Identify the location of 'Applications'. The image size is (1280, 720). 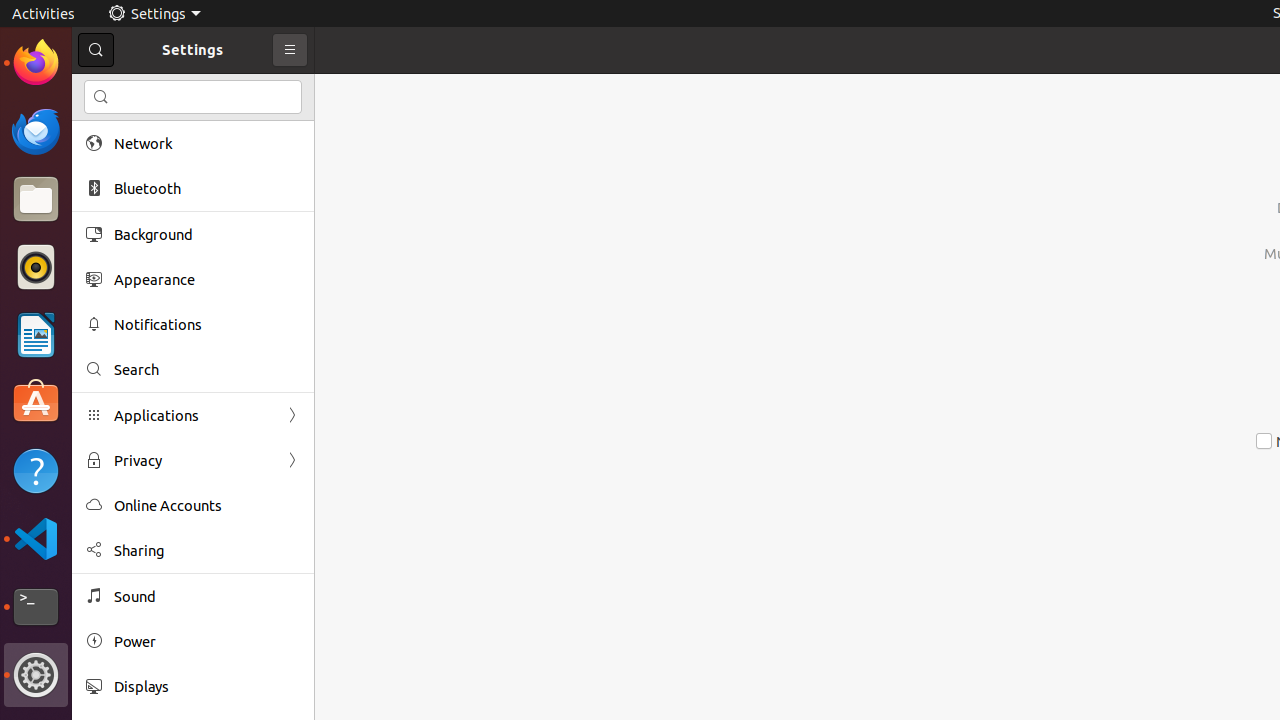
(193, 414).